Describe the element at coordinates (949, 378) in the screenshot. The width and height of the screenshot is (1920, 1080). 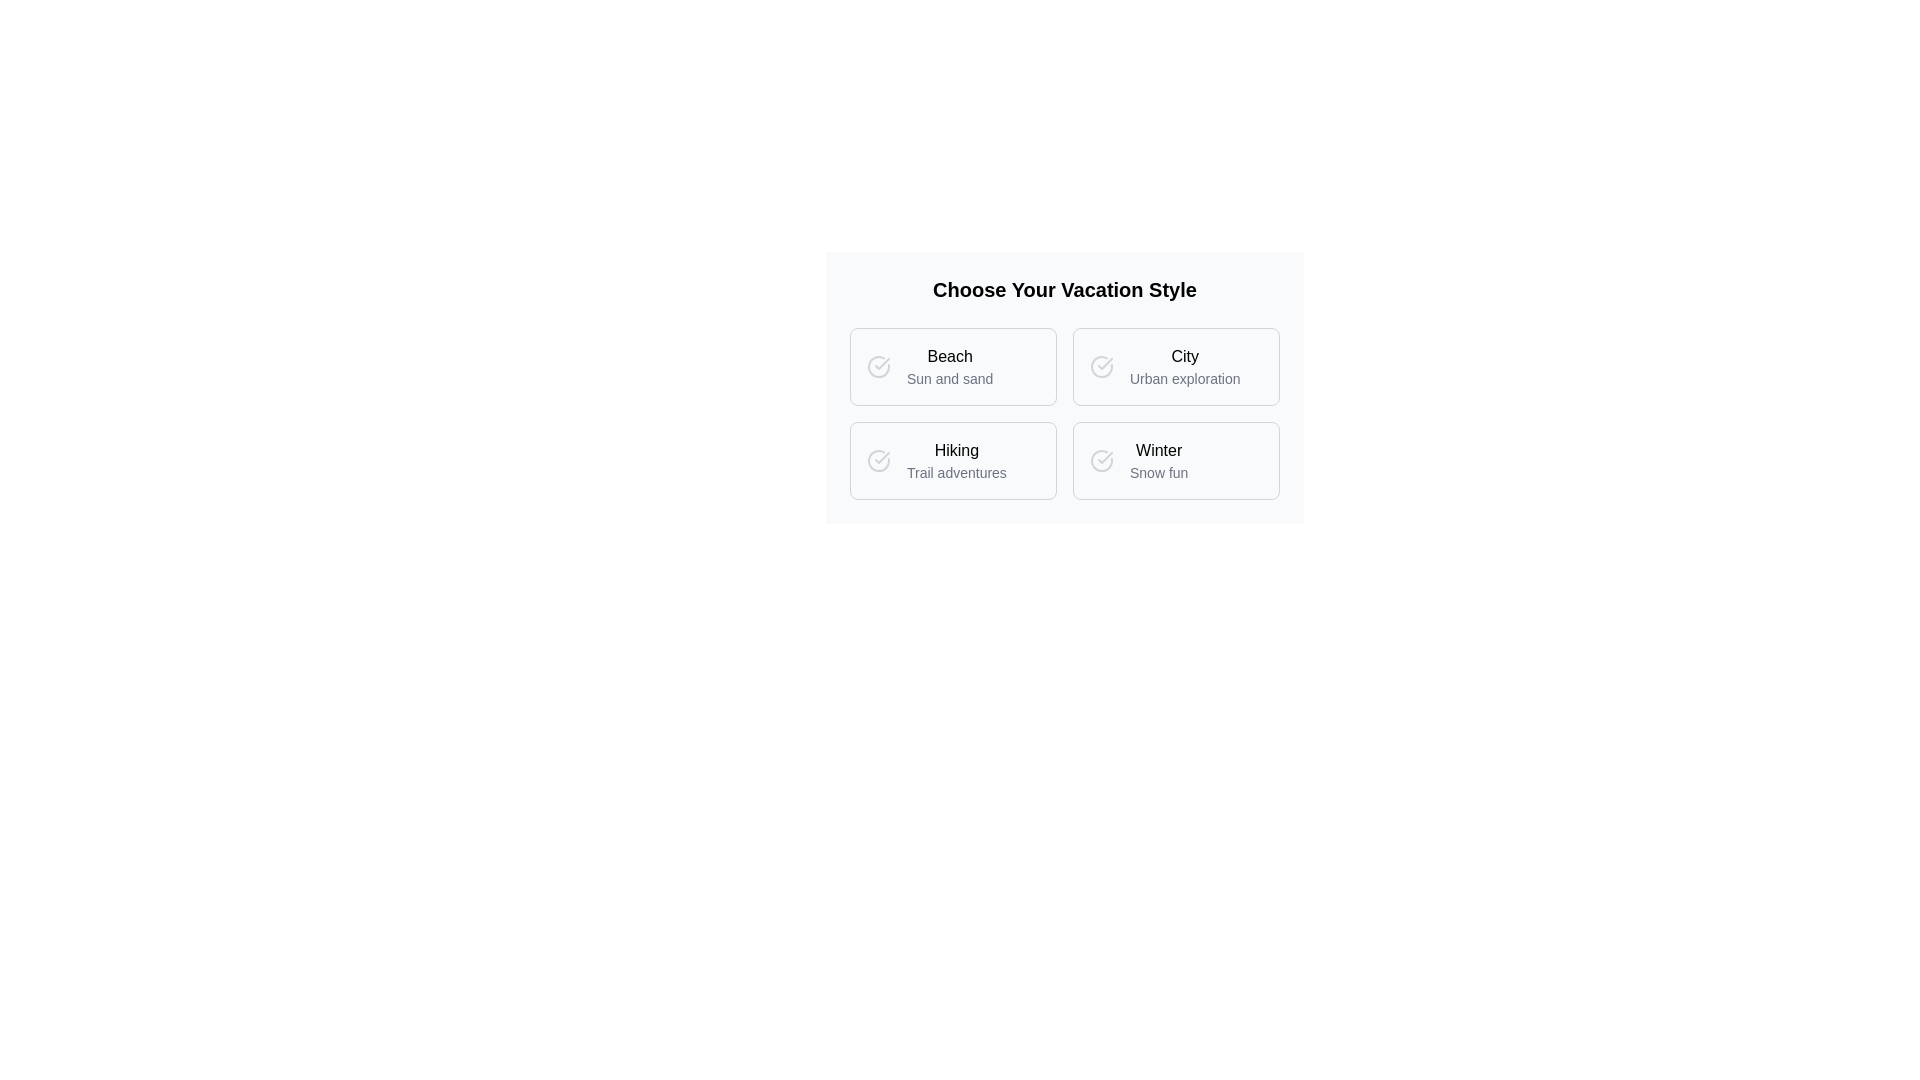
I see `the text label that reads 'Sun and sand', which is styled in a smaller and lighter font and positioned directly beneath the 'Beach' text label` at that location.